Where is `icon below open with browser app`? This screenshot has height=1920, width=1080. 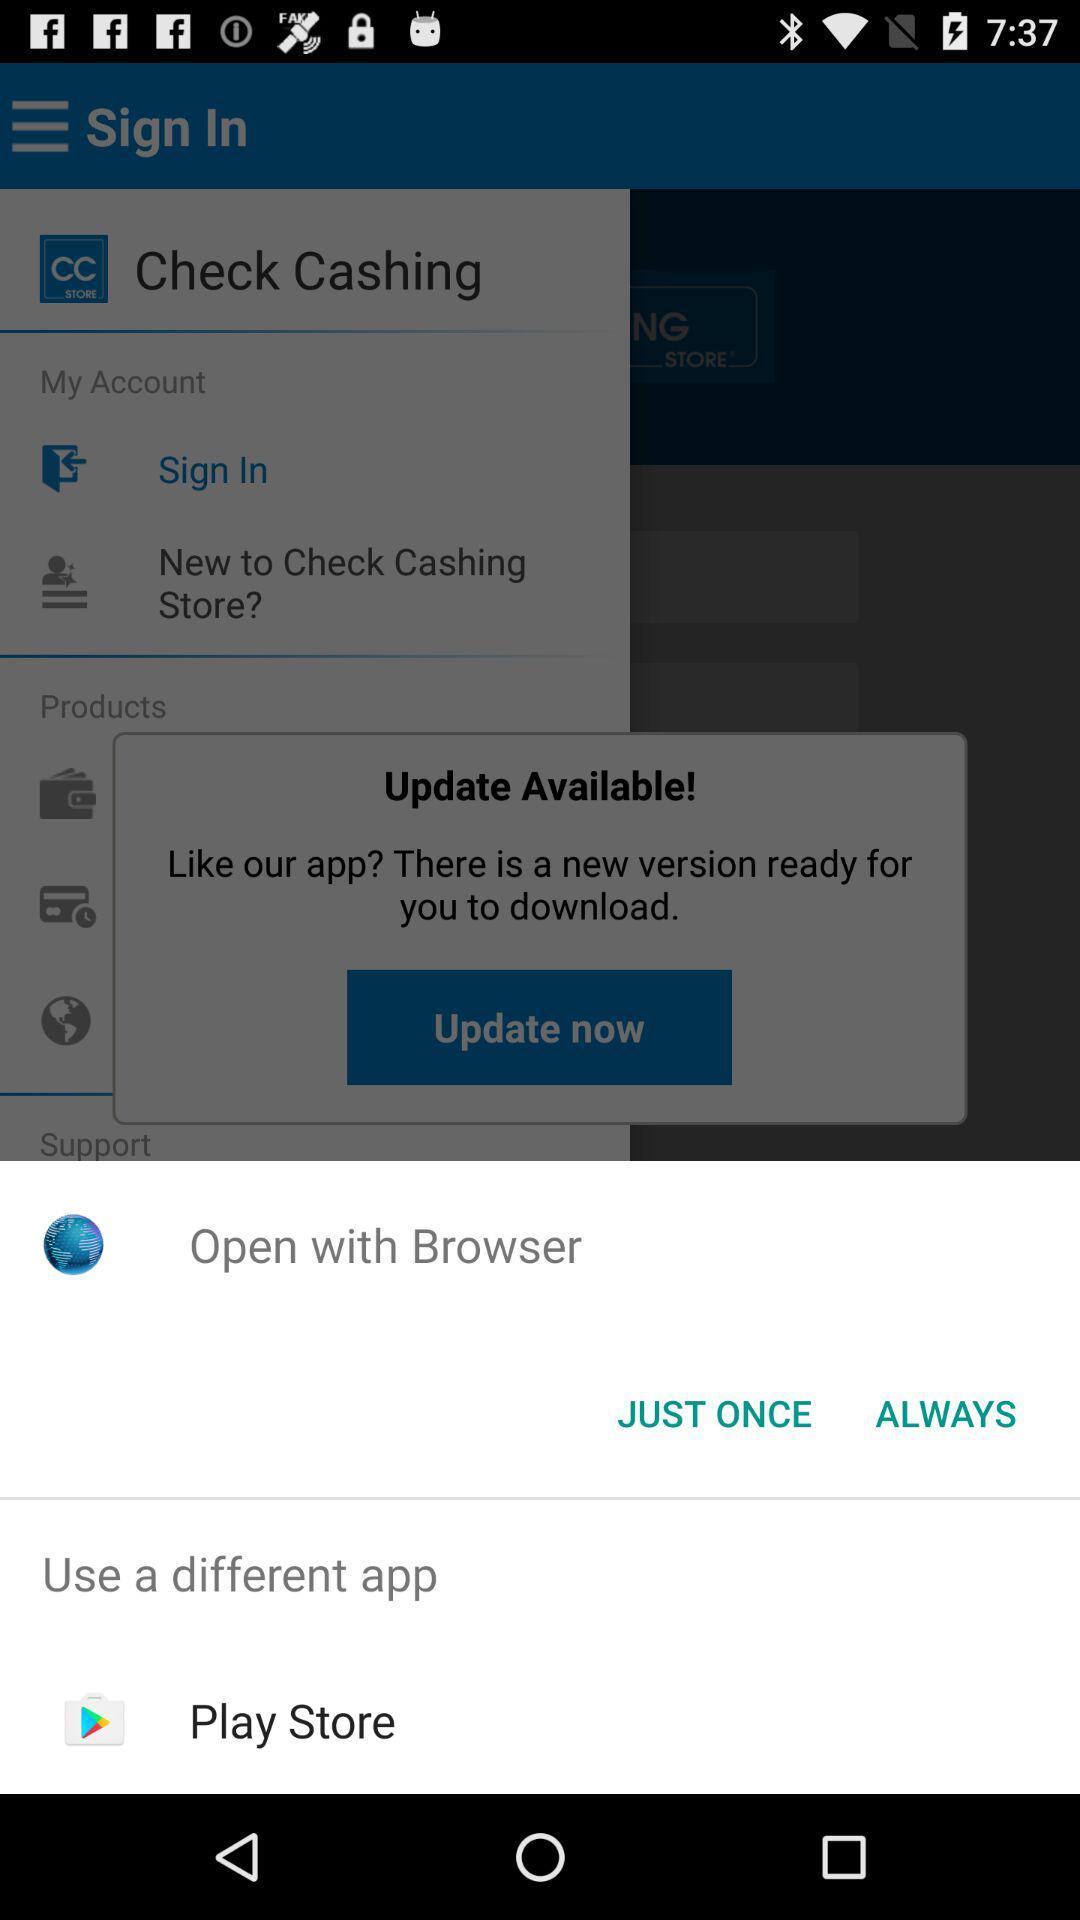
icon below open with browser app is located at coordinates (713, 1411).